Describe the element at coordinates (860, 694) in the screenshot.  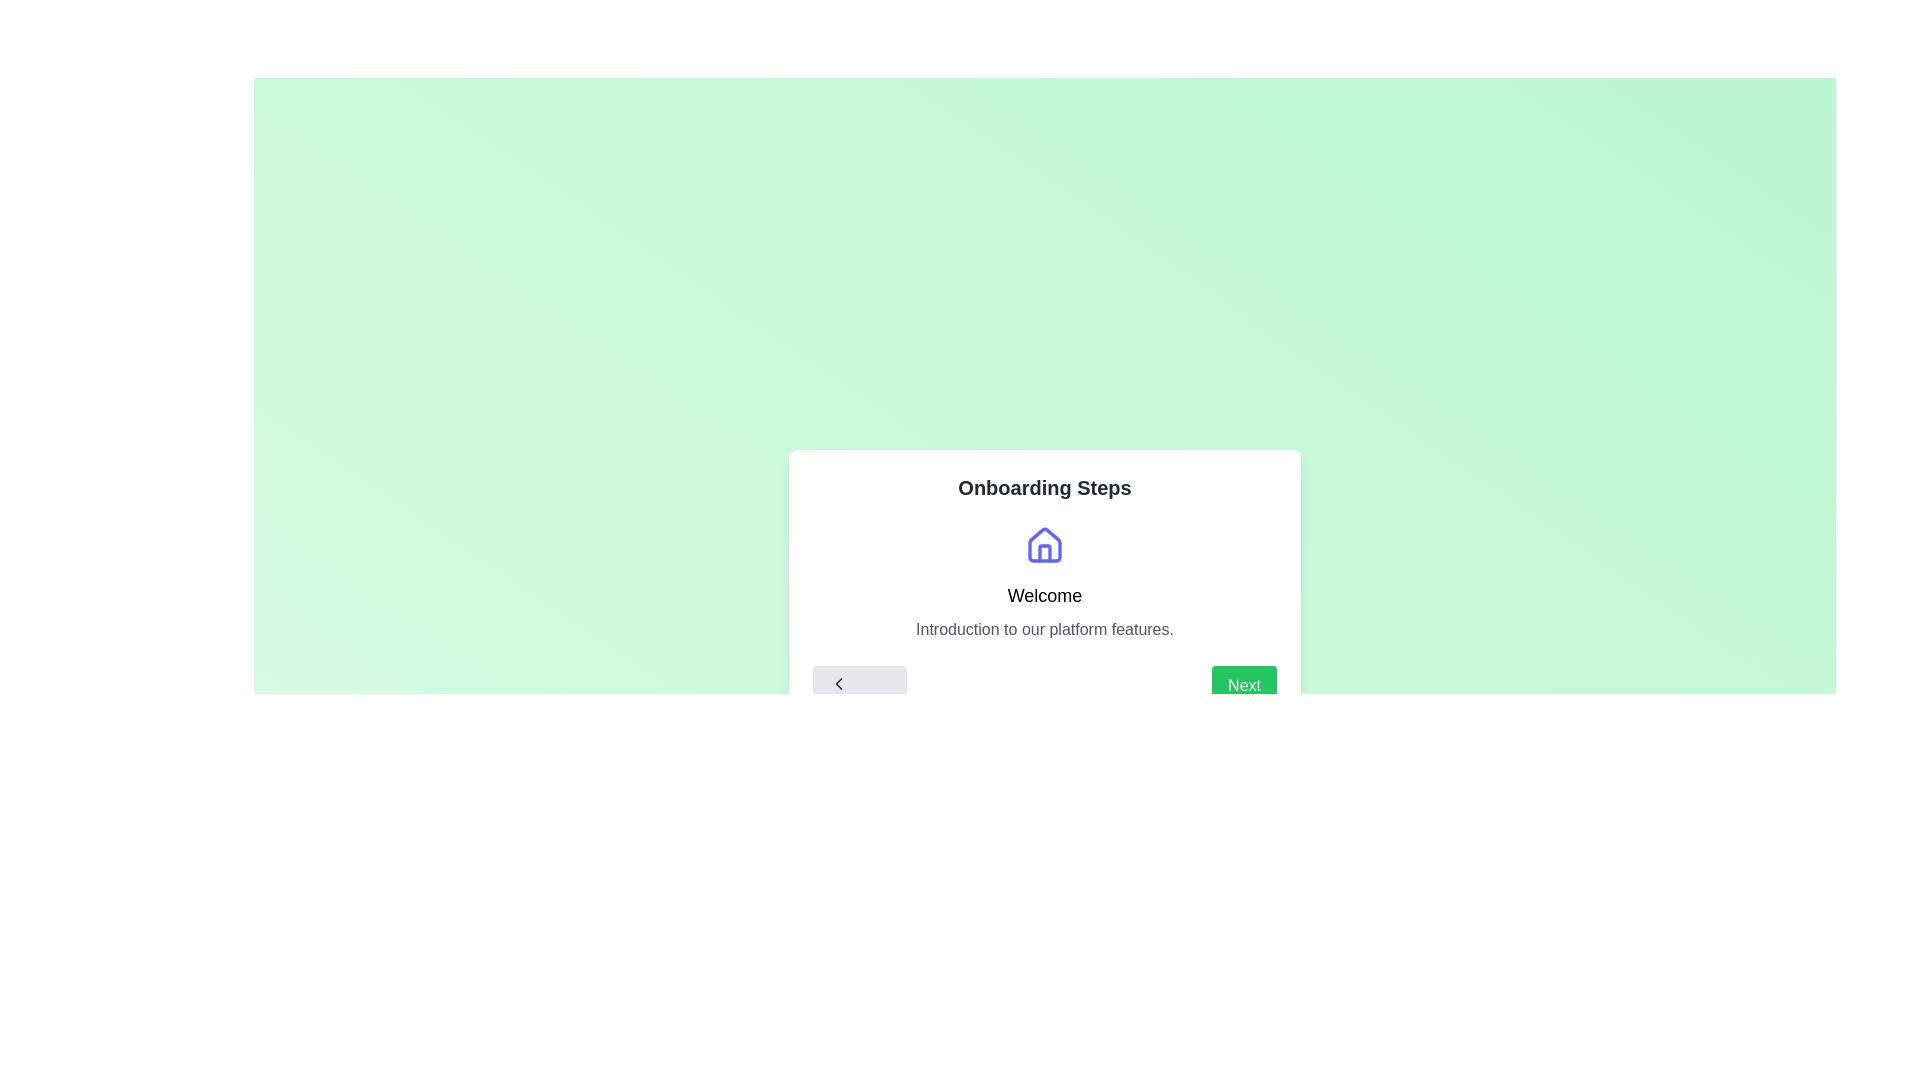
I see `the state of the disabled 'Previous' button located at the bottom left of the central panel, which is the first button in a pair of navigation buttons` at that location.